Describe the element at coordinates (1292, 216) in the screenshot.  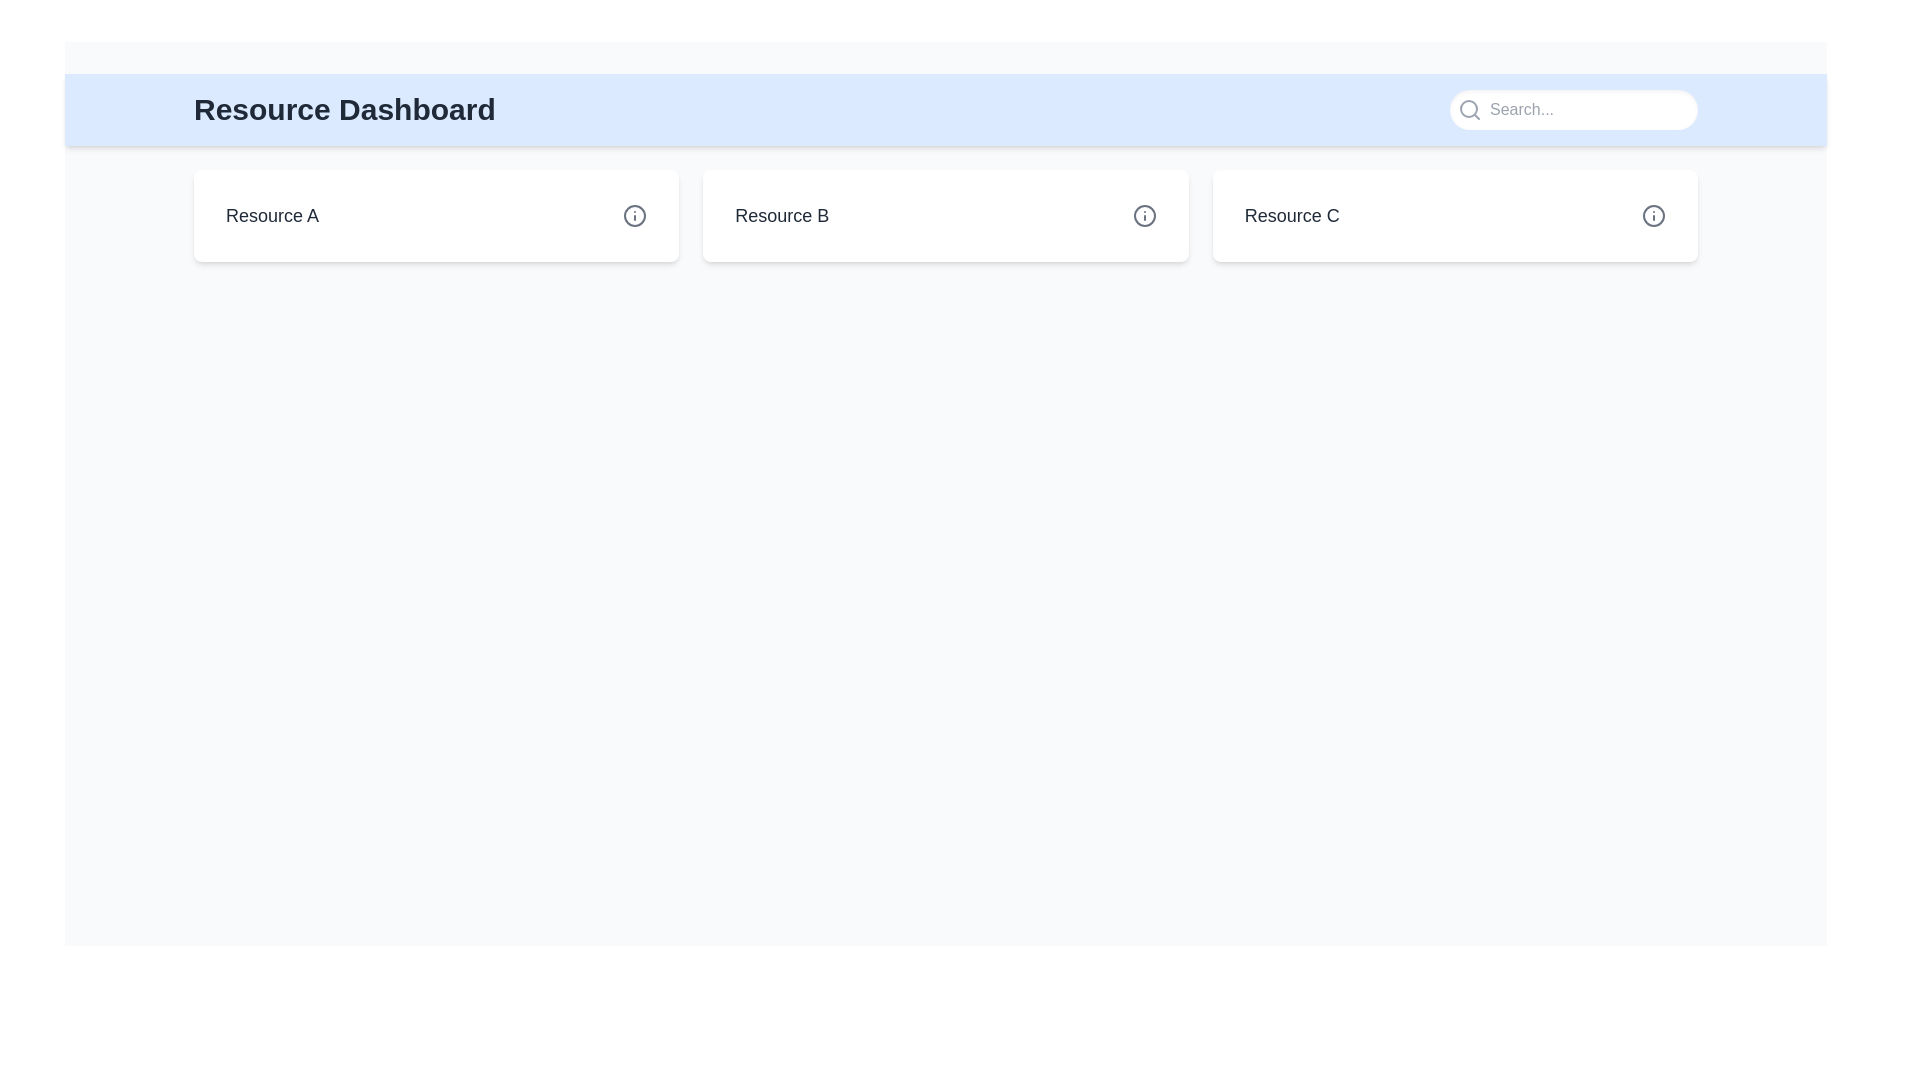
I see `text content of the text label that displays 'Resource C', styled with a medium-sized, dark gray font on a white background, located near the top-right corner of the interface` at that location.